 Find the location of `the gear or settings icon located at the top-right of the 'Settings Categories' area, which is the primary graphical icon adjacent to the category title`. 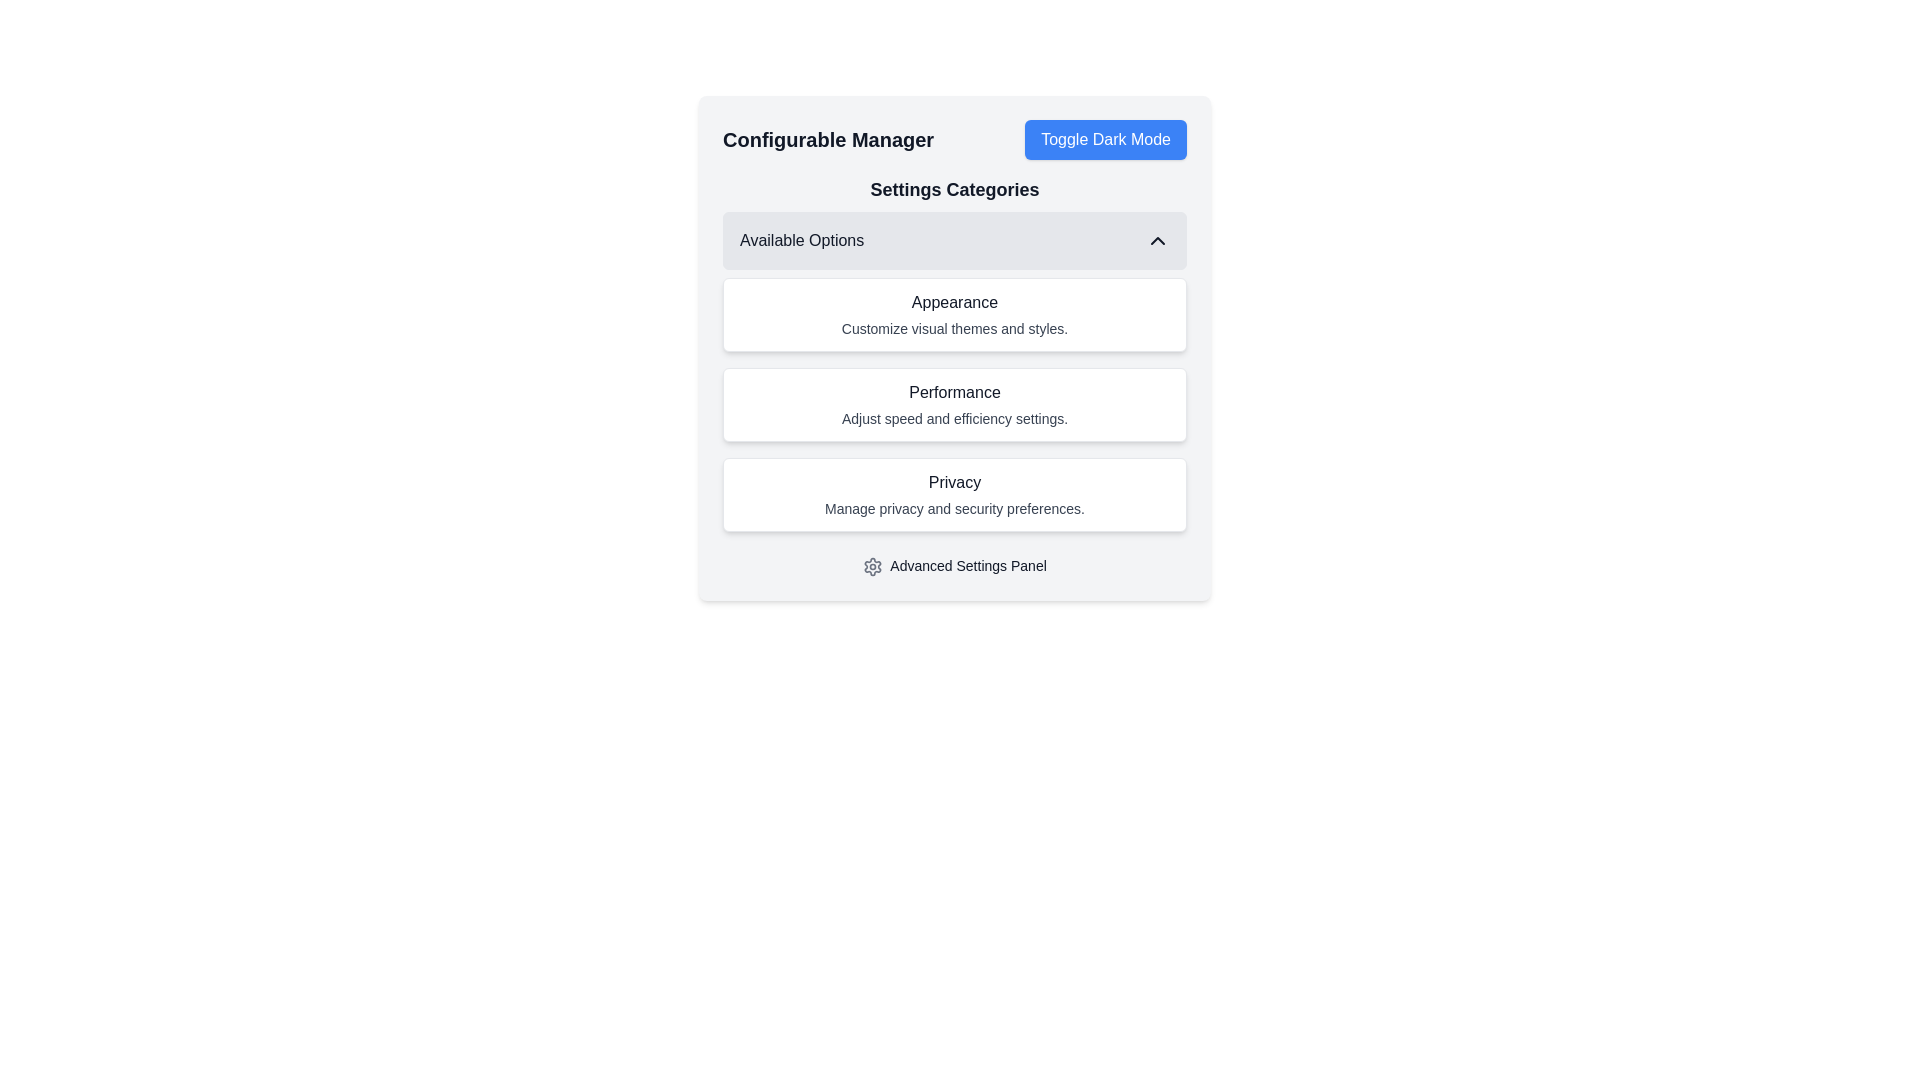

the gear or settings icon located at the top-right of the 'Settings Categories' area, which is the primary graphical icon adjacent to the category title is located at coordinates (873, 567).